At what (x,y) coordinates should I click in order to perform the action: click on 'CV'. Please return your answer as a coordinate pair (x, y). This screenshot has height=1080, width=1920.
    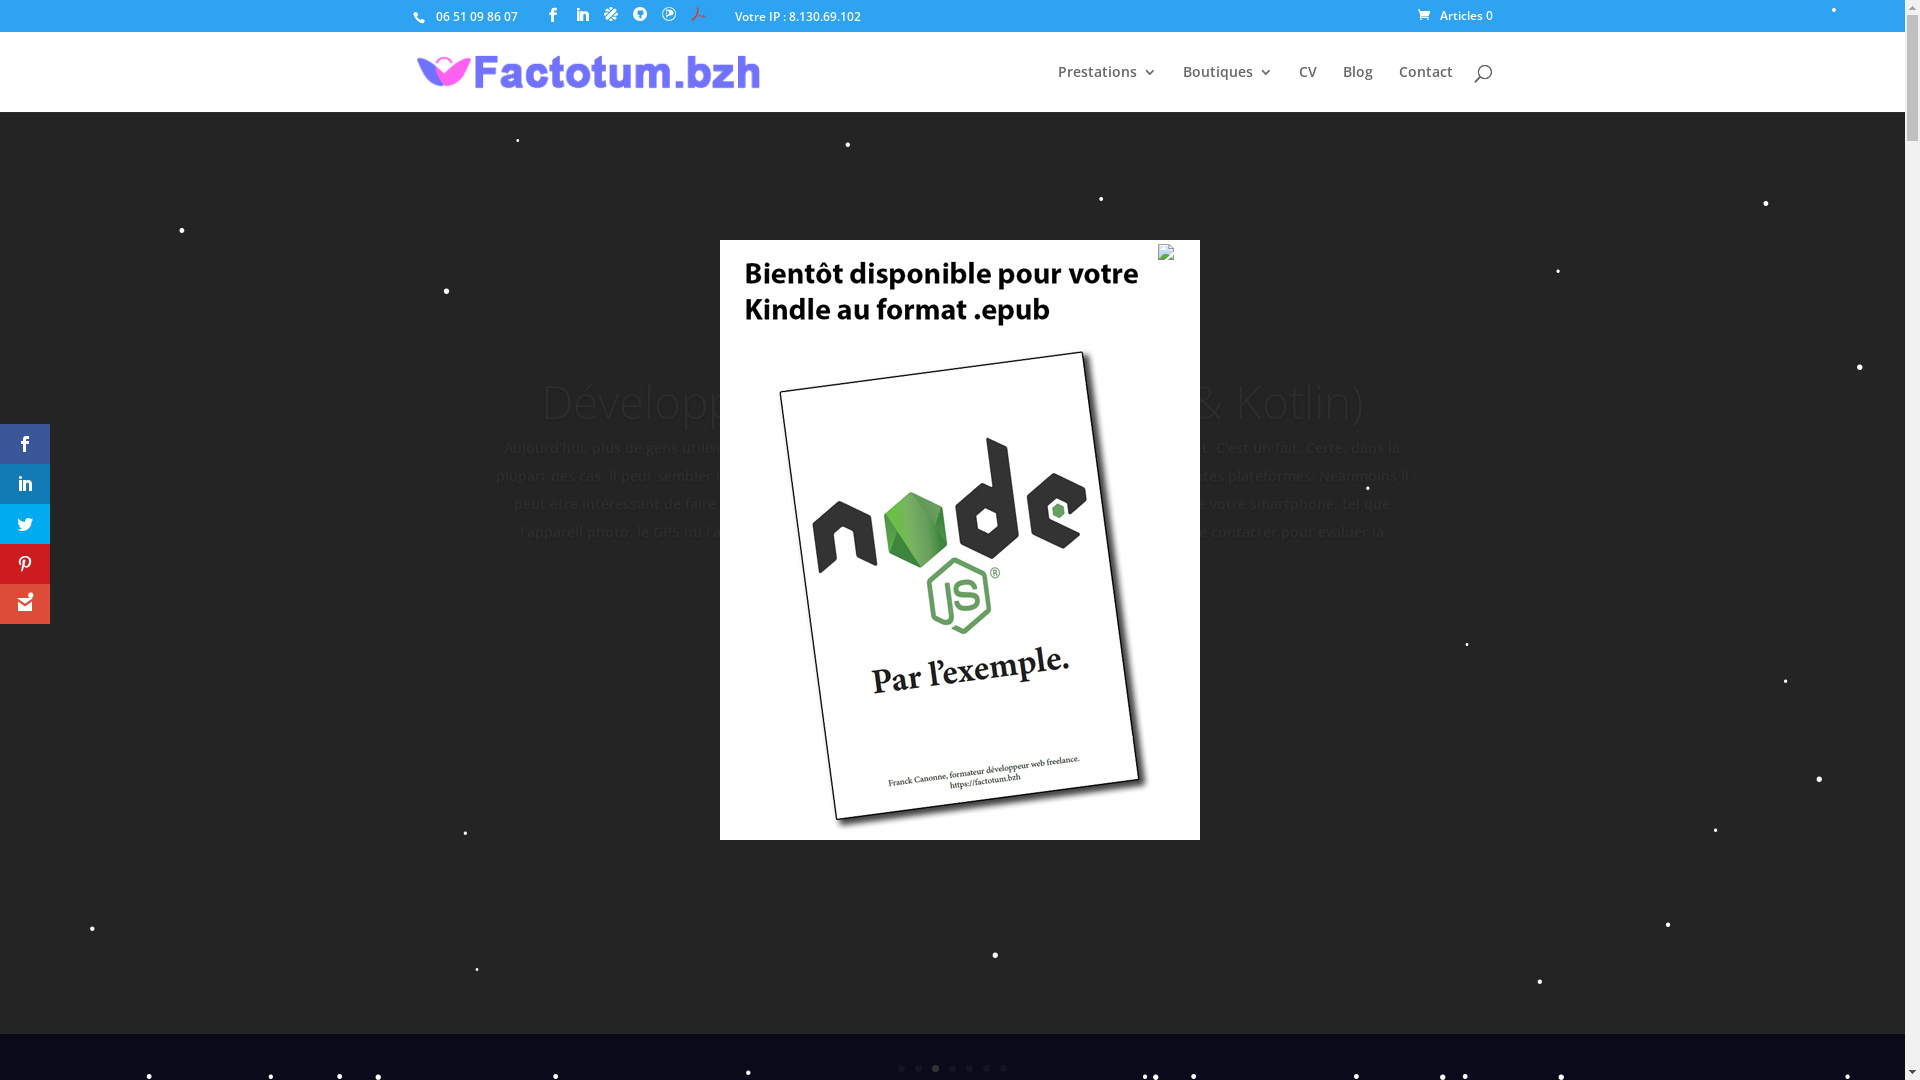
    Looking at the image, I should click on (1306, 87).